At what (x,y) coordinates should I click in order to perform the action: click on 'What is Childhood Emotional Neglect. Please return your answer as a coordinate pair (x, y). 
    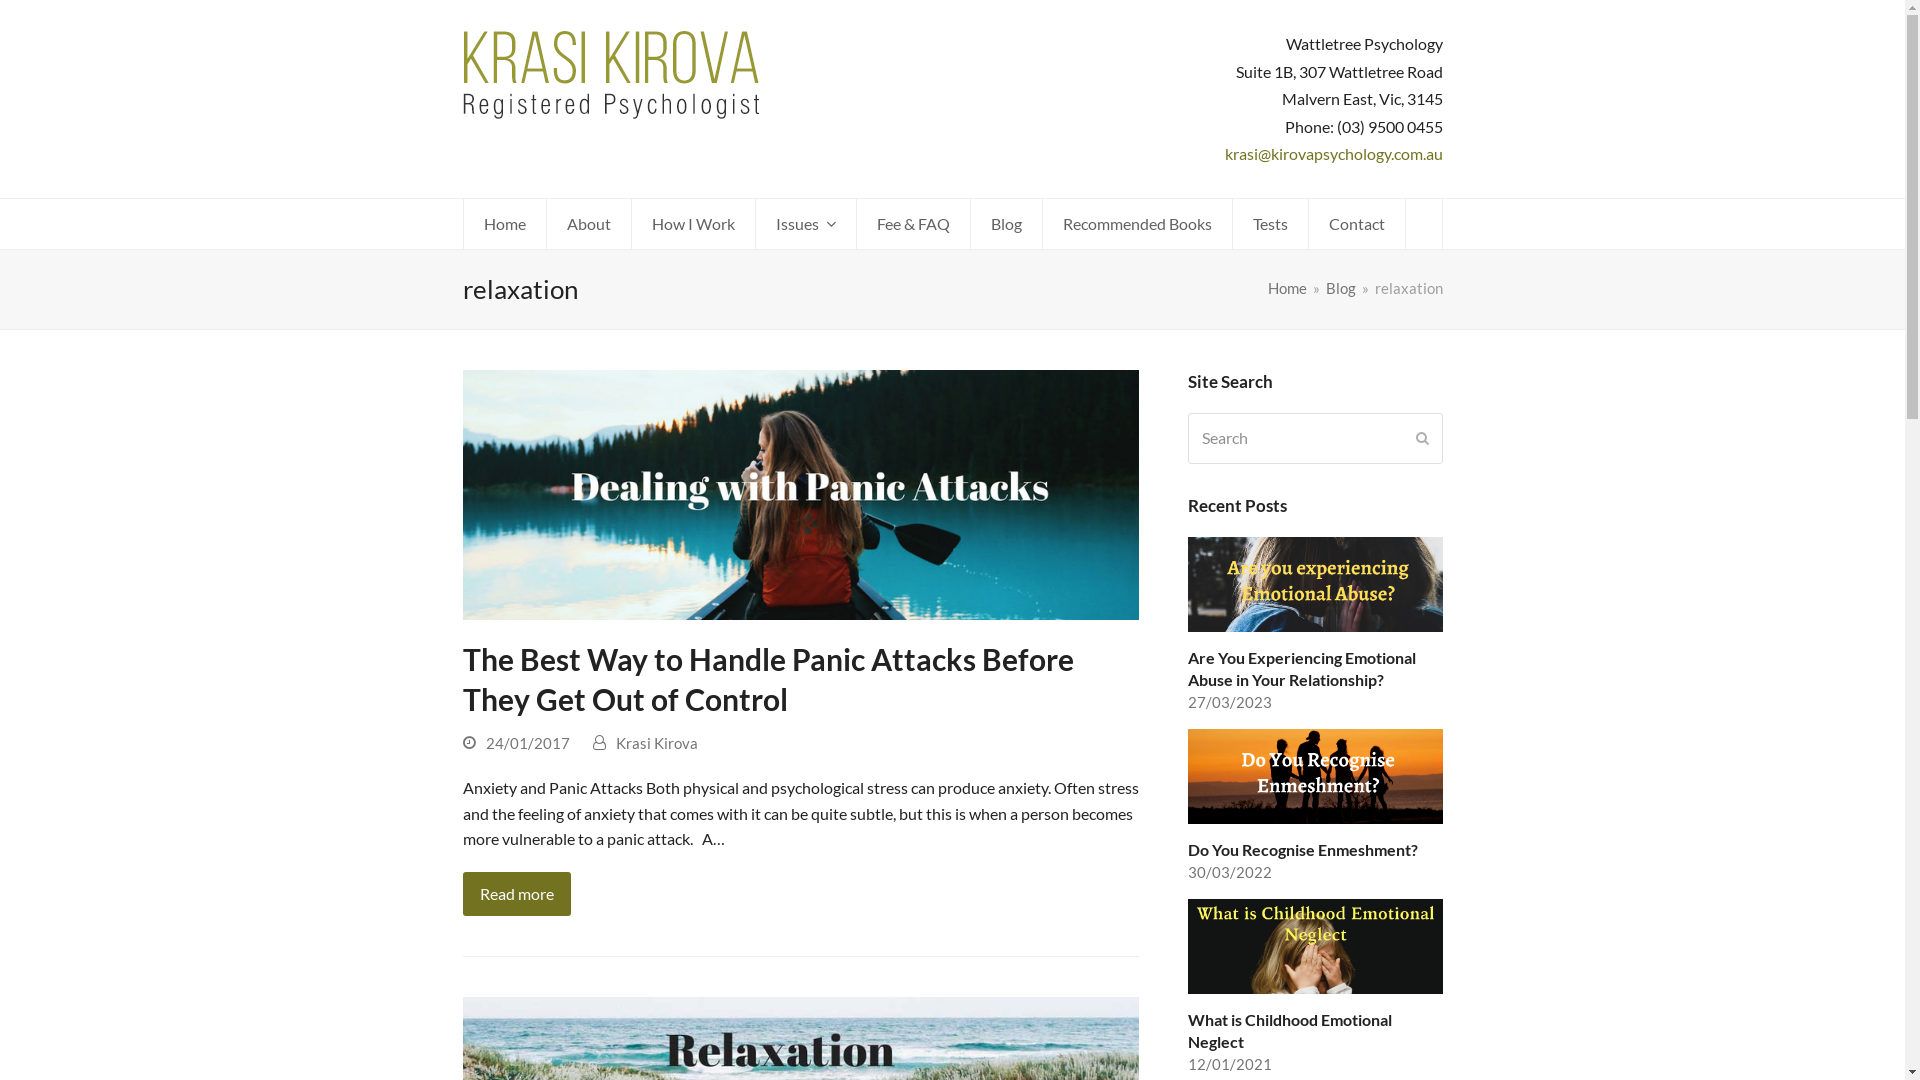
    Looking at the image, I should click on (1315, 986).